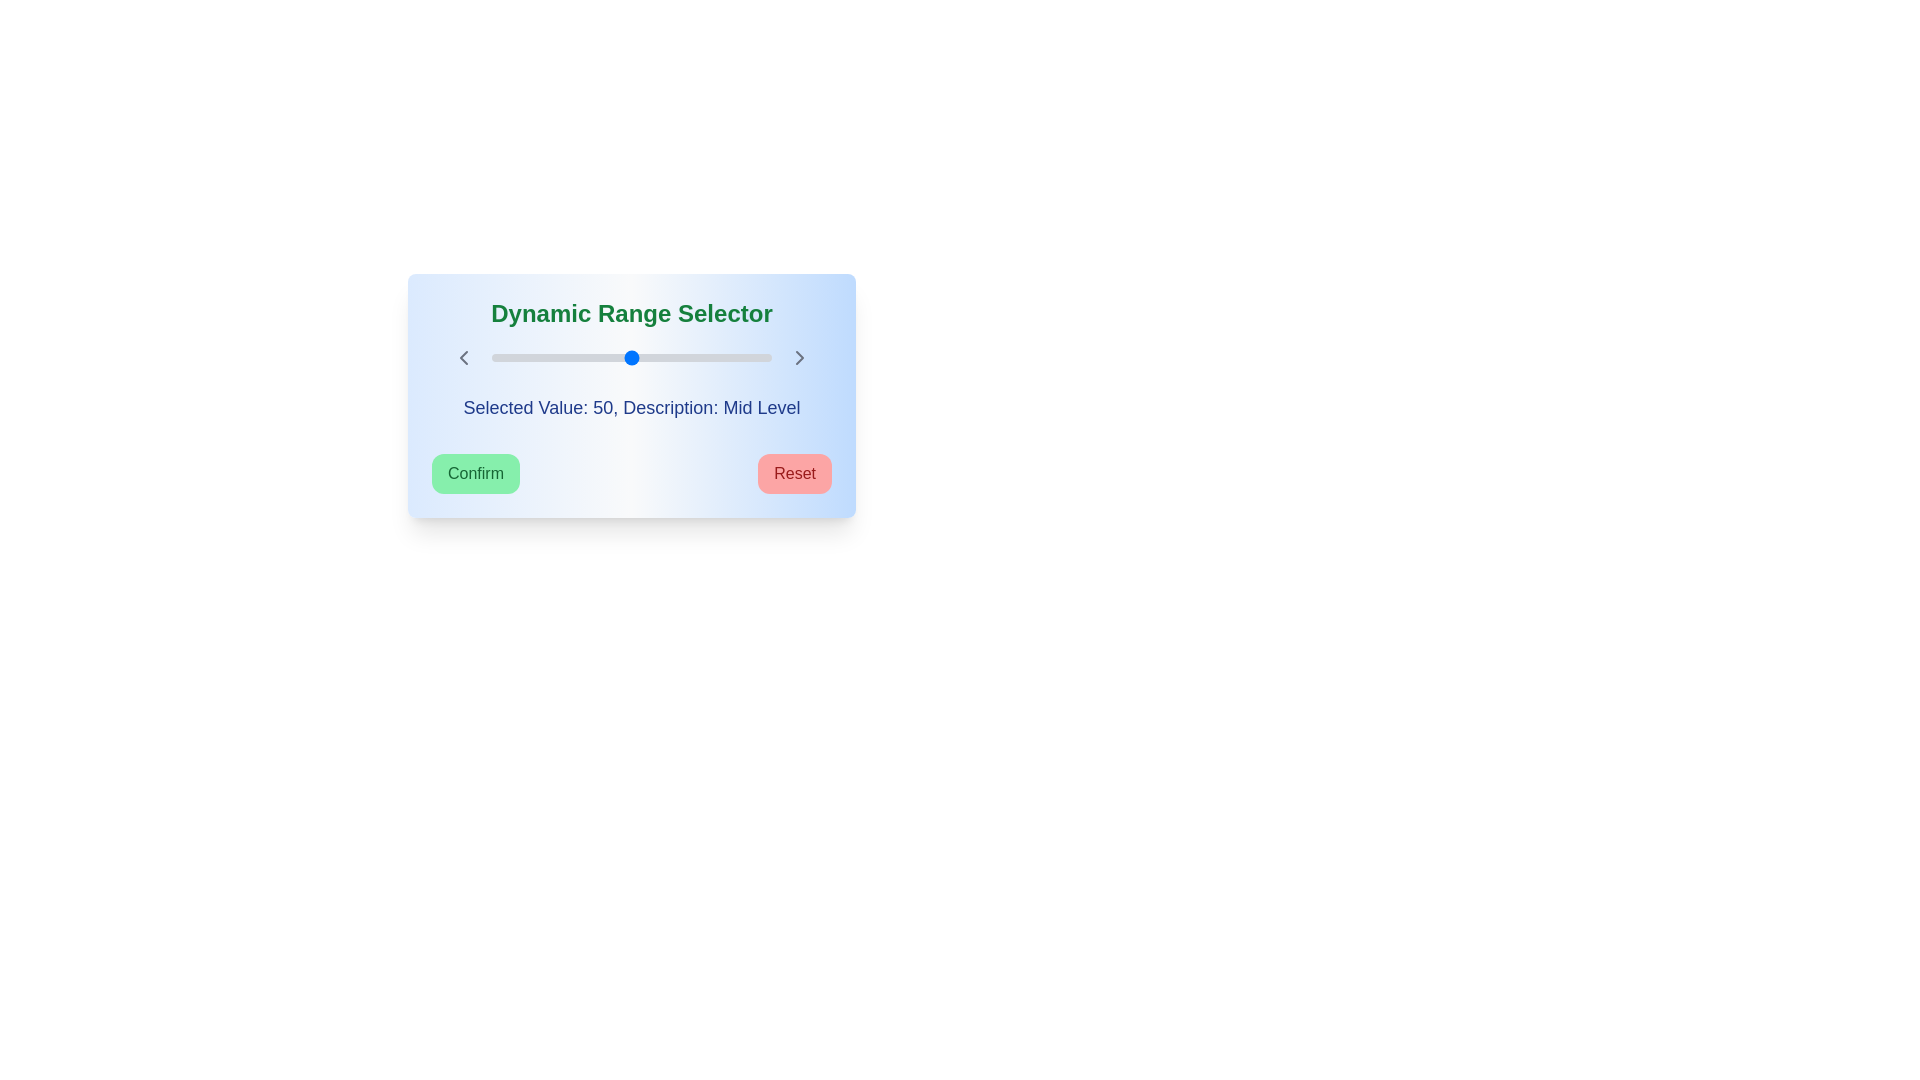 The width and height of the screenshot is (1920, 1080). Describe the element at coordinates (572, 357) in the screenshot. I see `the slider` at that location.